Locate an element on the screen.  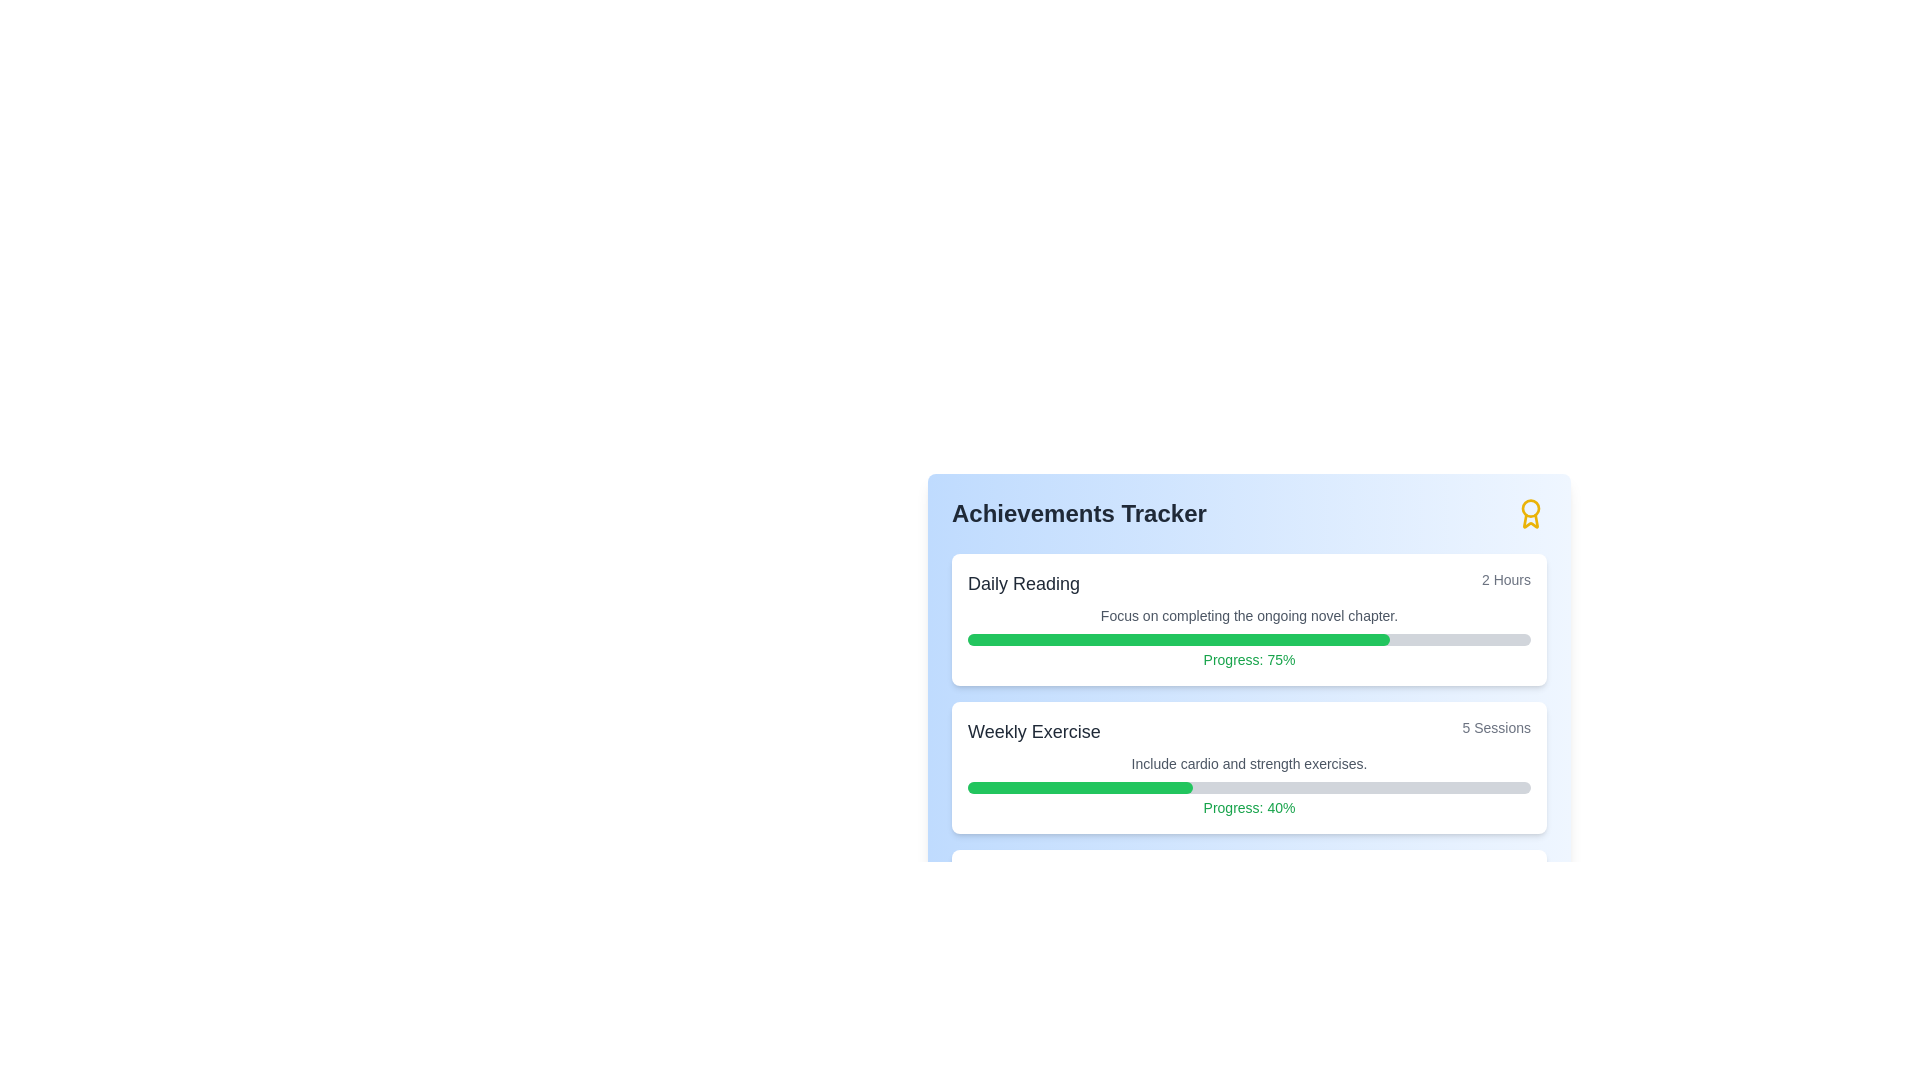
the progress percentage text element located at the bottom of the 'Weekly Exercise' tracker card is located at coordinates (1248, 806).